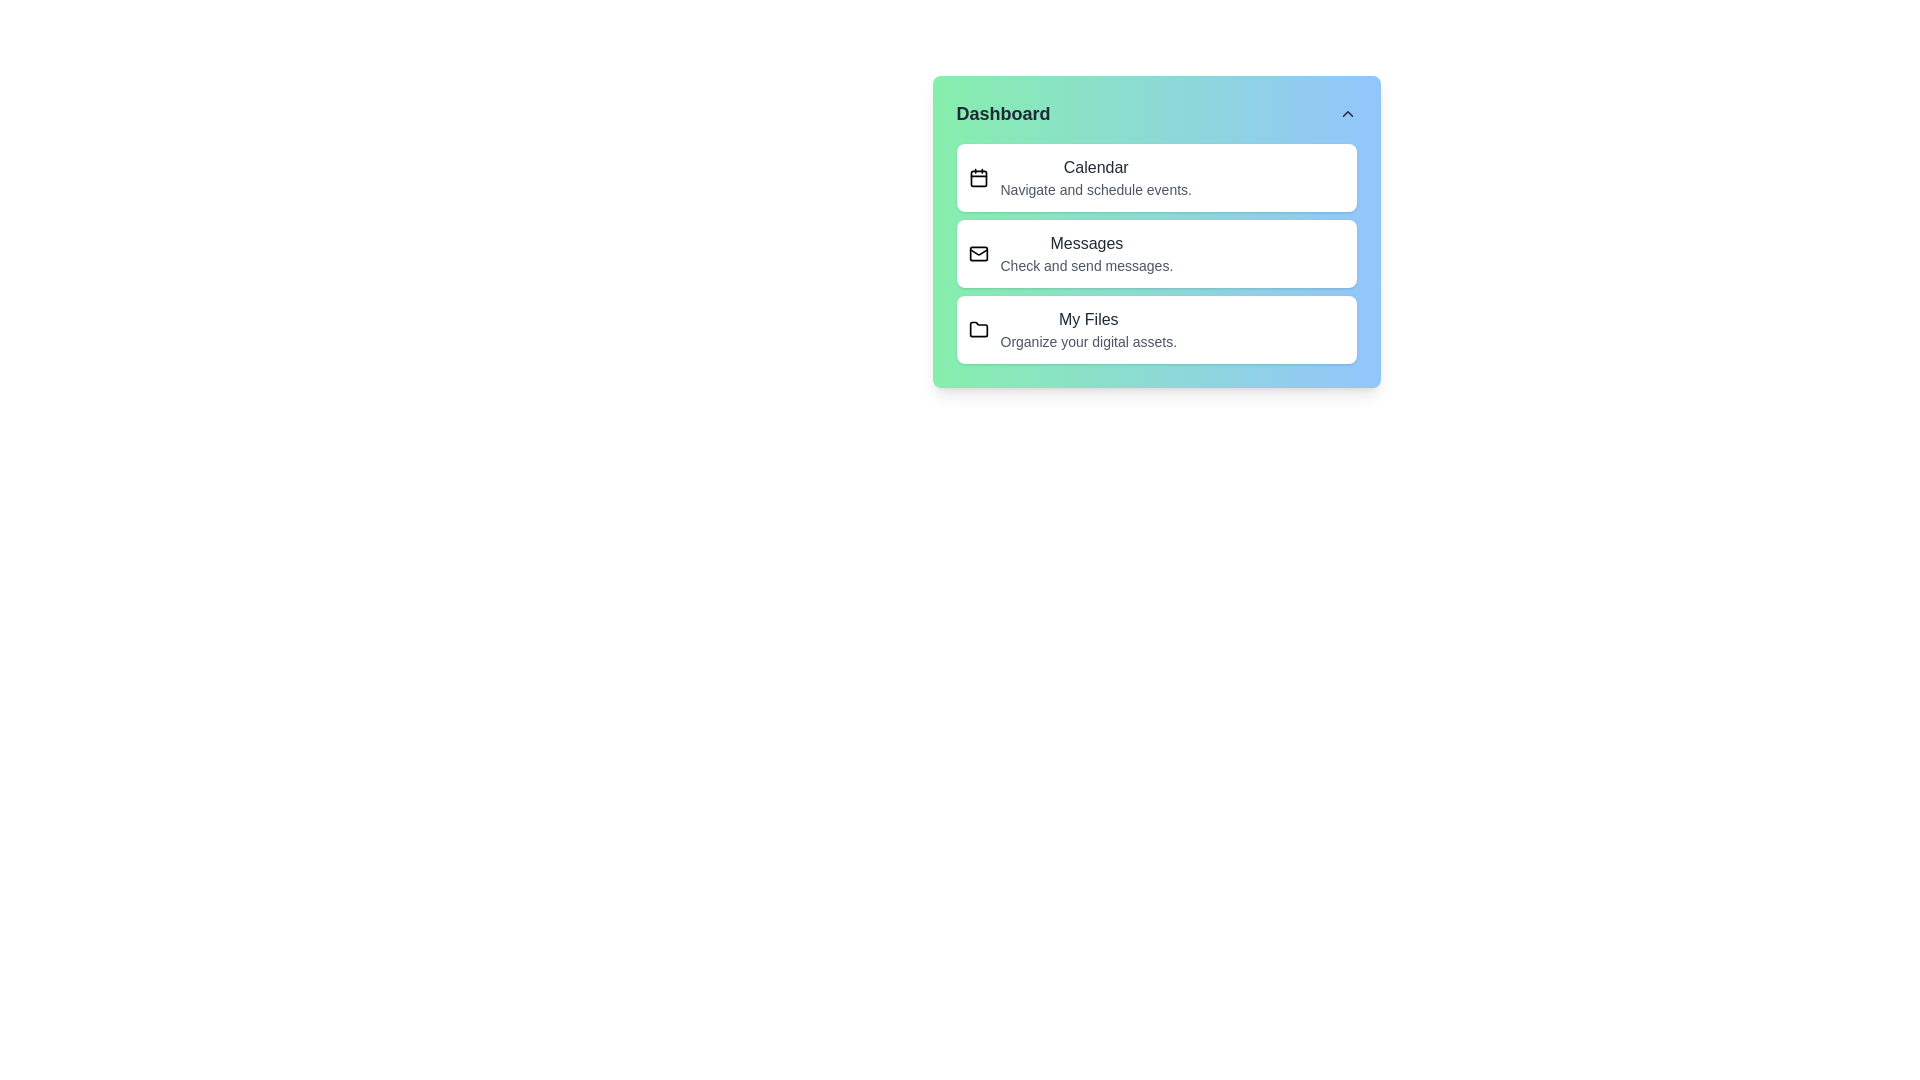 This screenshot has width=1920, height=1080. What do you see at coordinates (1156, 253) in the screenshot?
I see `the menu item Messages to interact with it` at bounding box center [1156, 253].